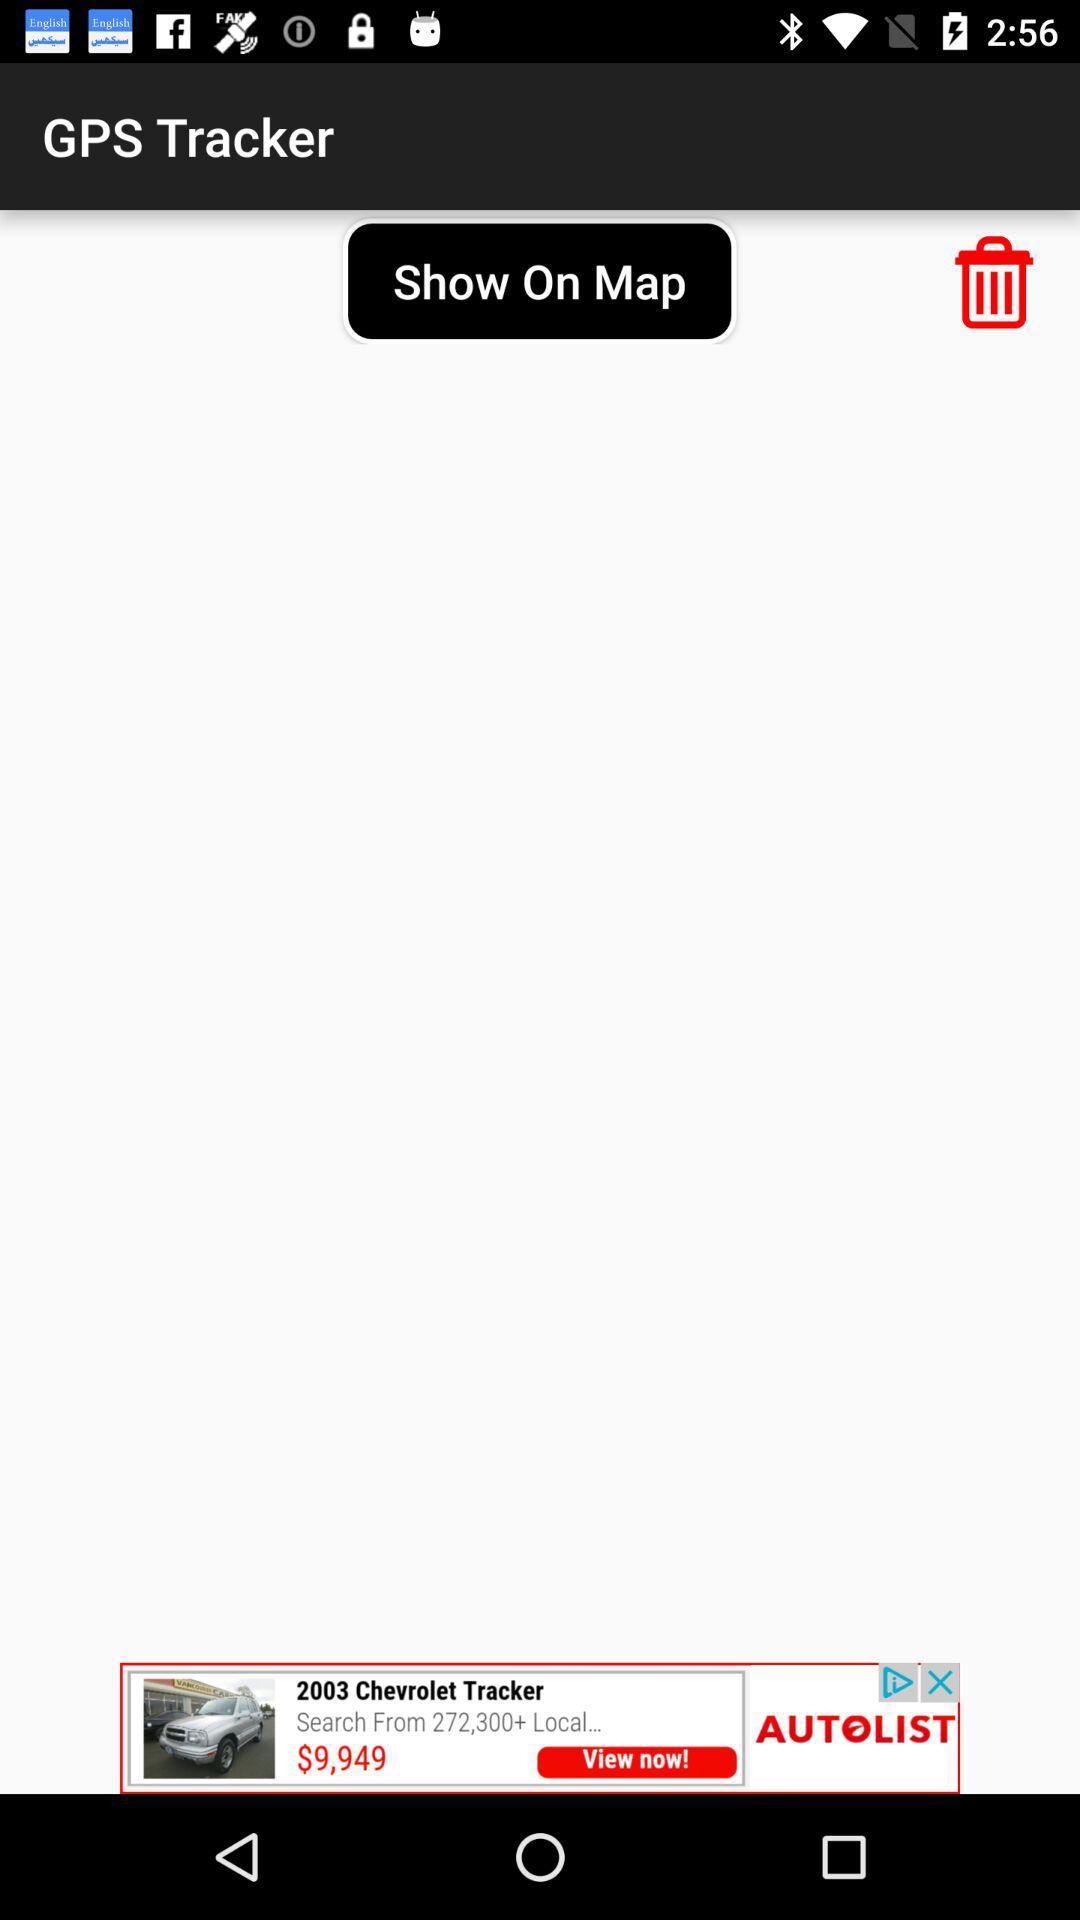 This screenshot has height=1920, width=1080. What do you see at coordinates (994, 281) in the screenshot?
I see `delete tracker` at bounding box center [994, 281].